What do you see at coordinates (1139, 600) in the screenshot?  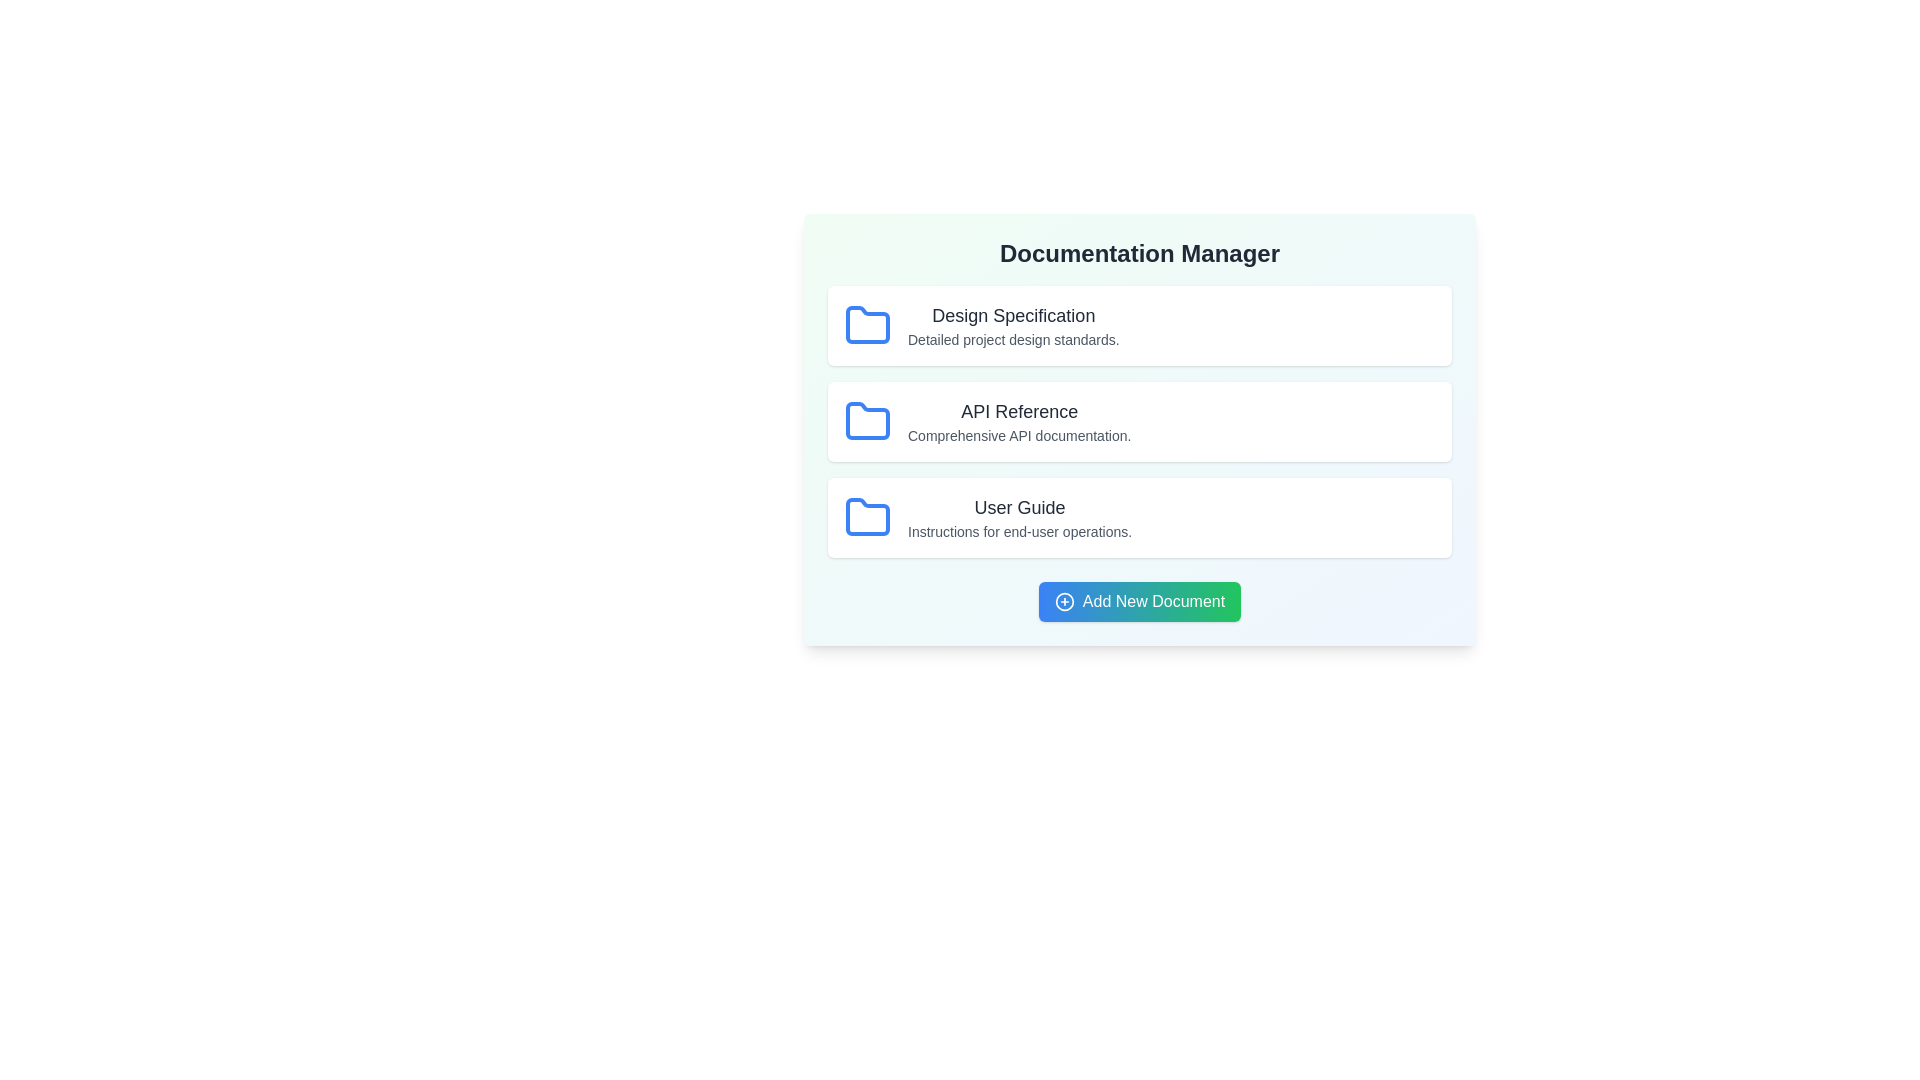 I see `the 'Add New Document' button` at bounding box center [1139, 600].